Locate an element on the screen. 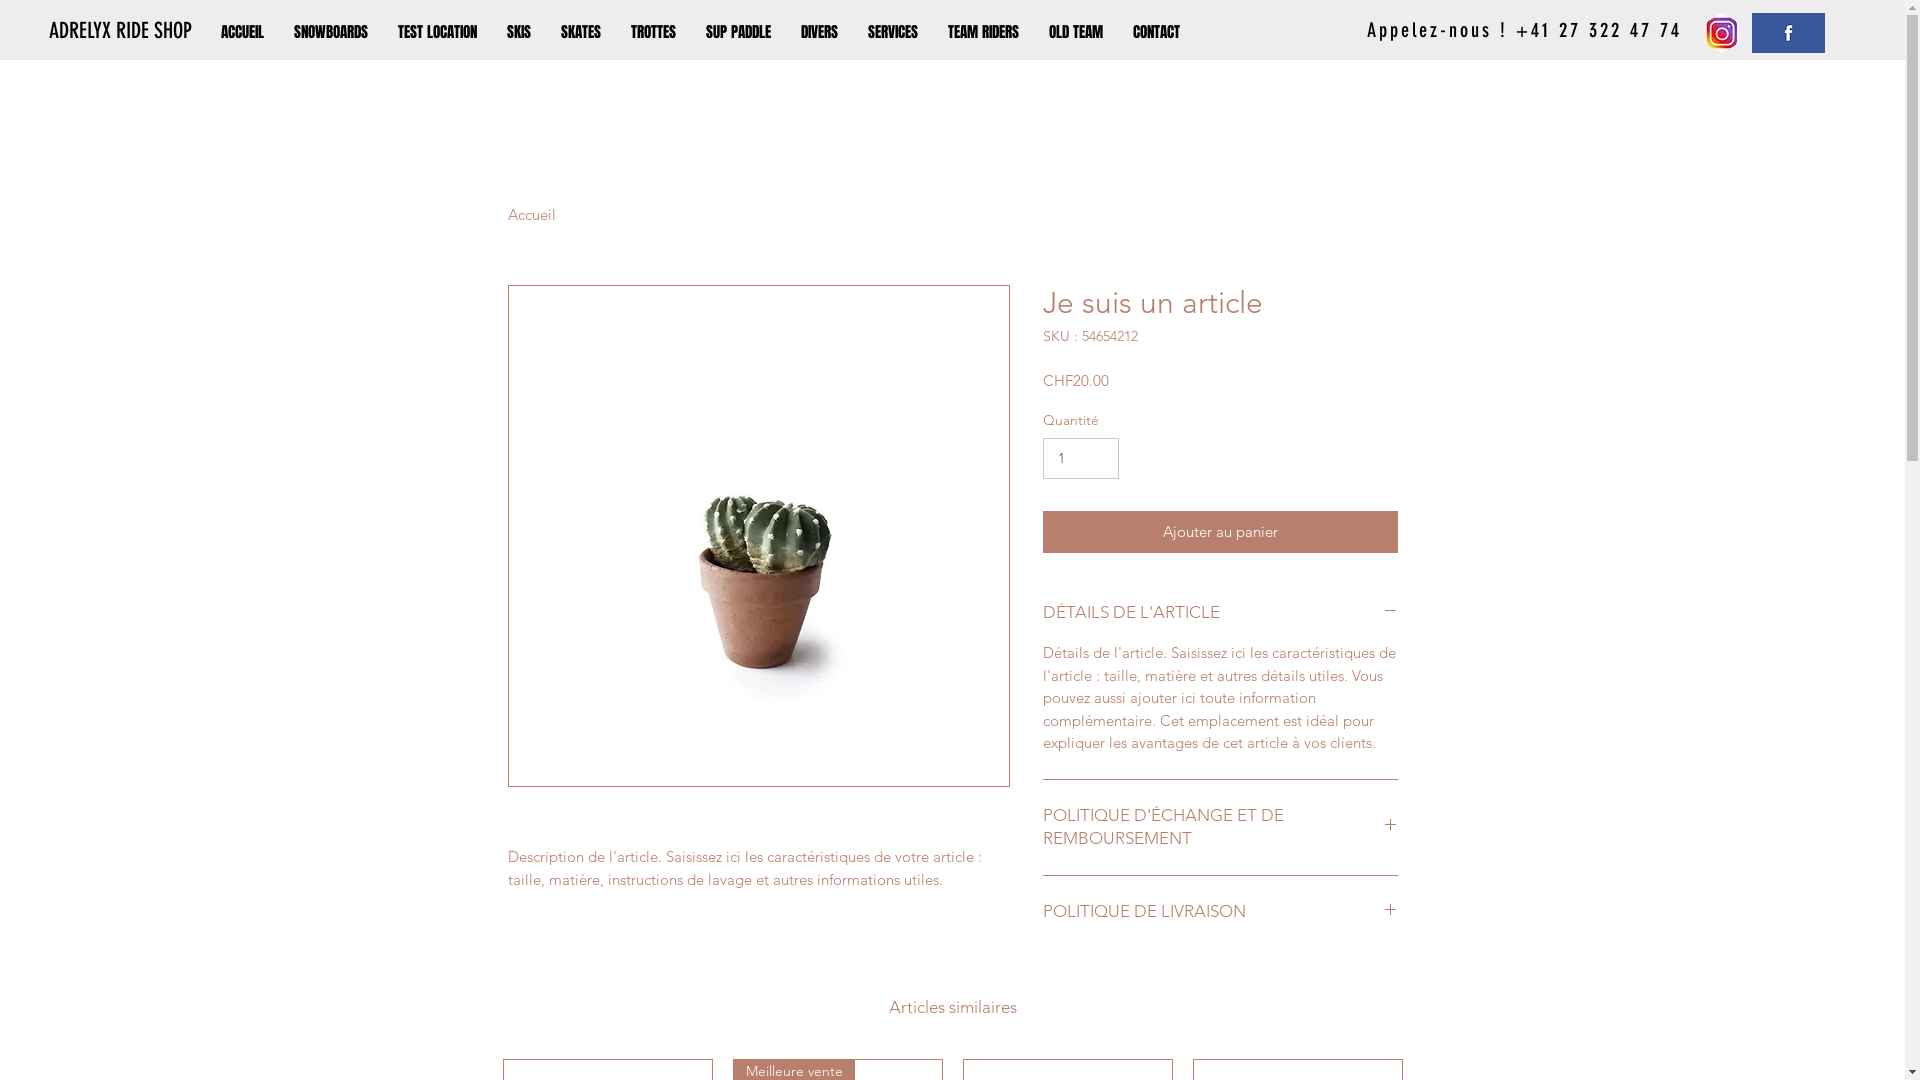 The image size is (1920, 1080). 'SKATES' is located at coordinates (579, 31).